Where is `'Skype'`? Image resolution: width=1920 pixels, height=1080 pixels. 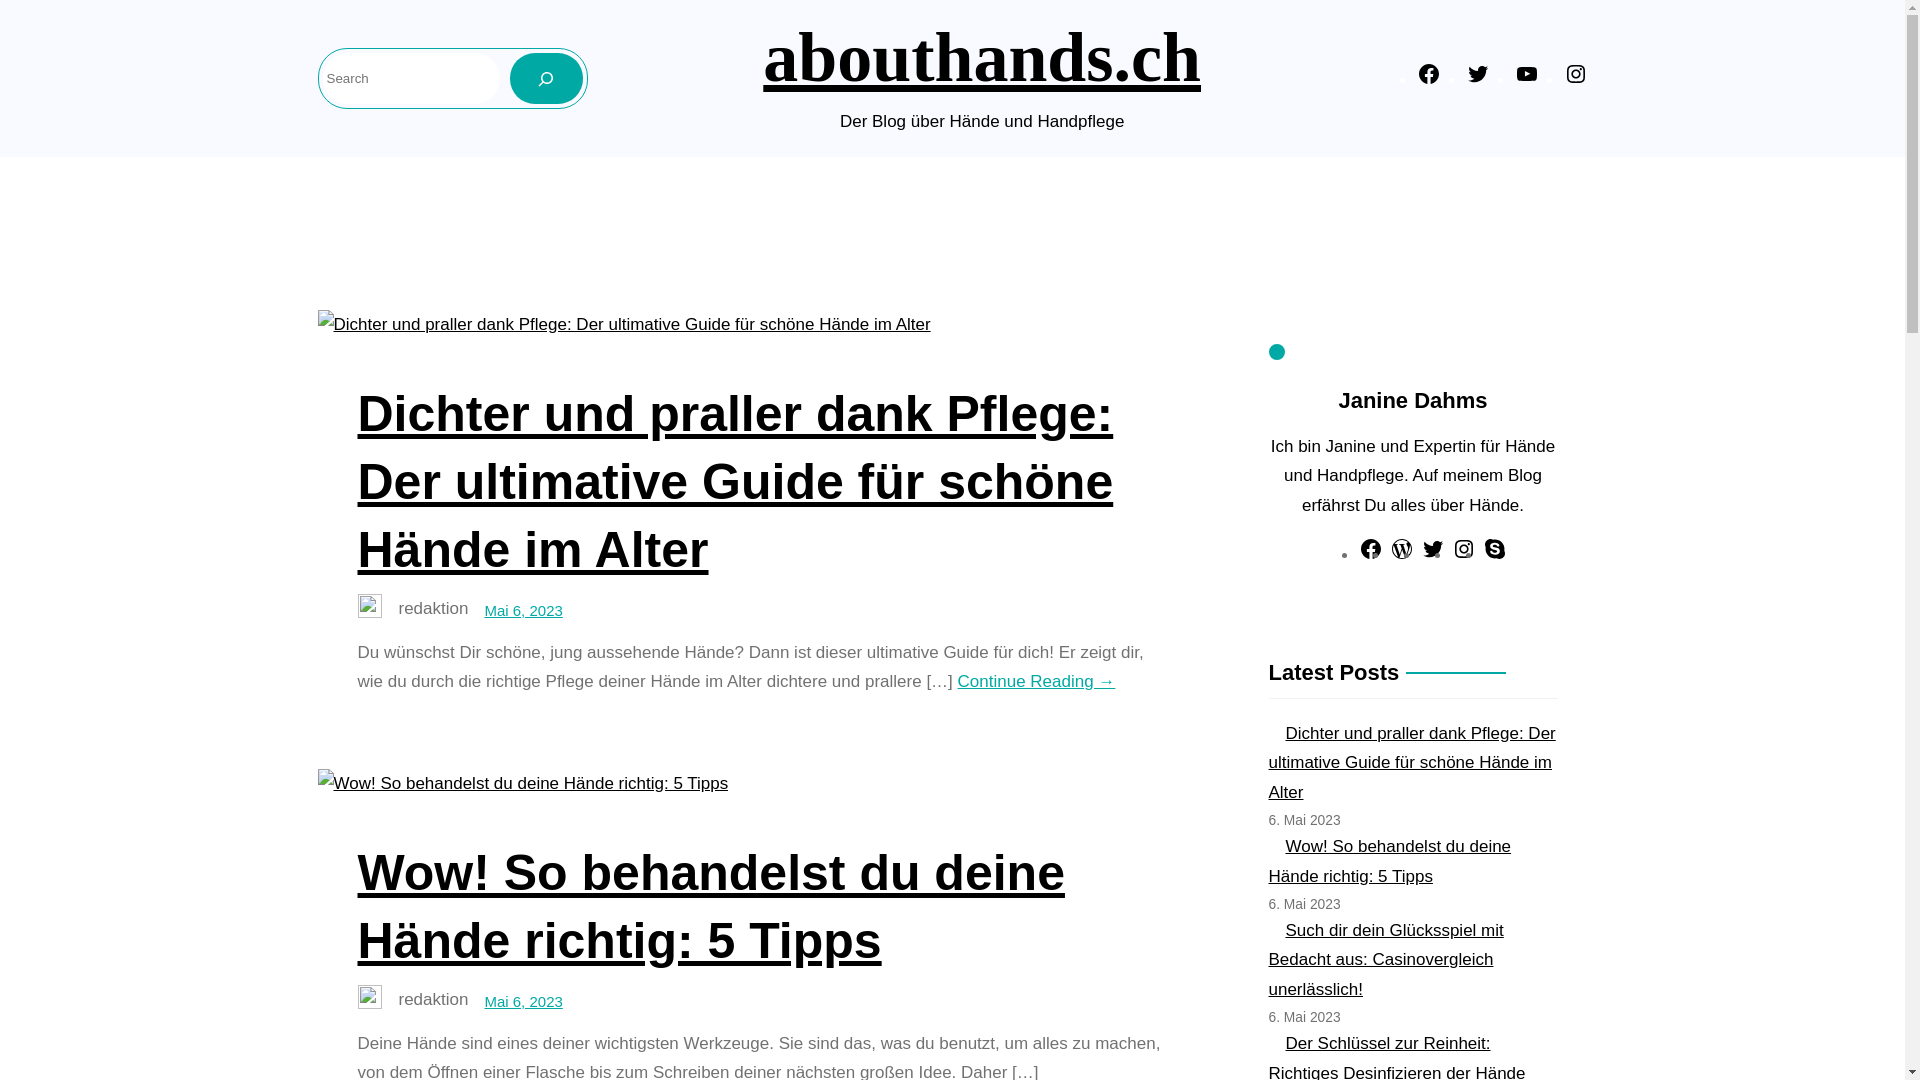 'Skype' is located at coordinates (1494, 555).